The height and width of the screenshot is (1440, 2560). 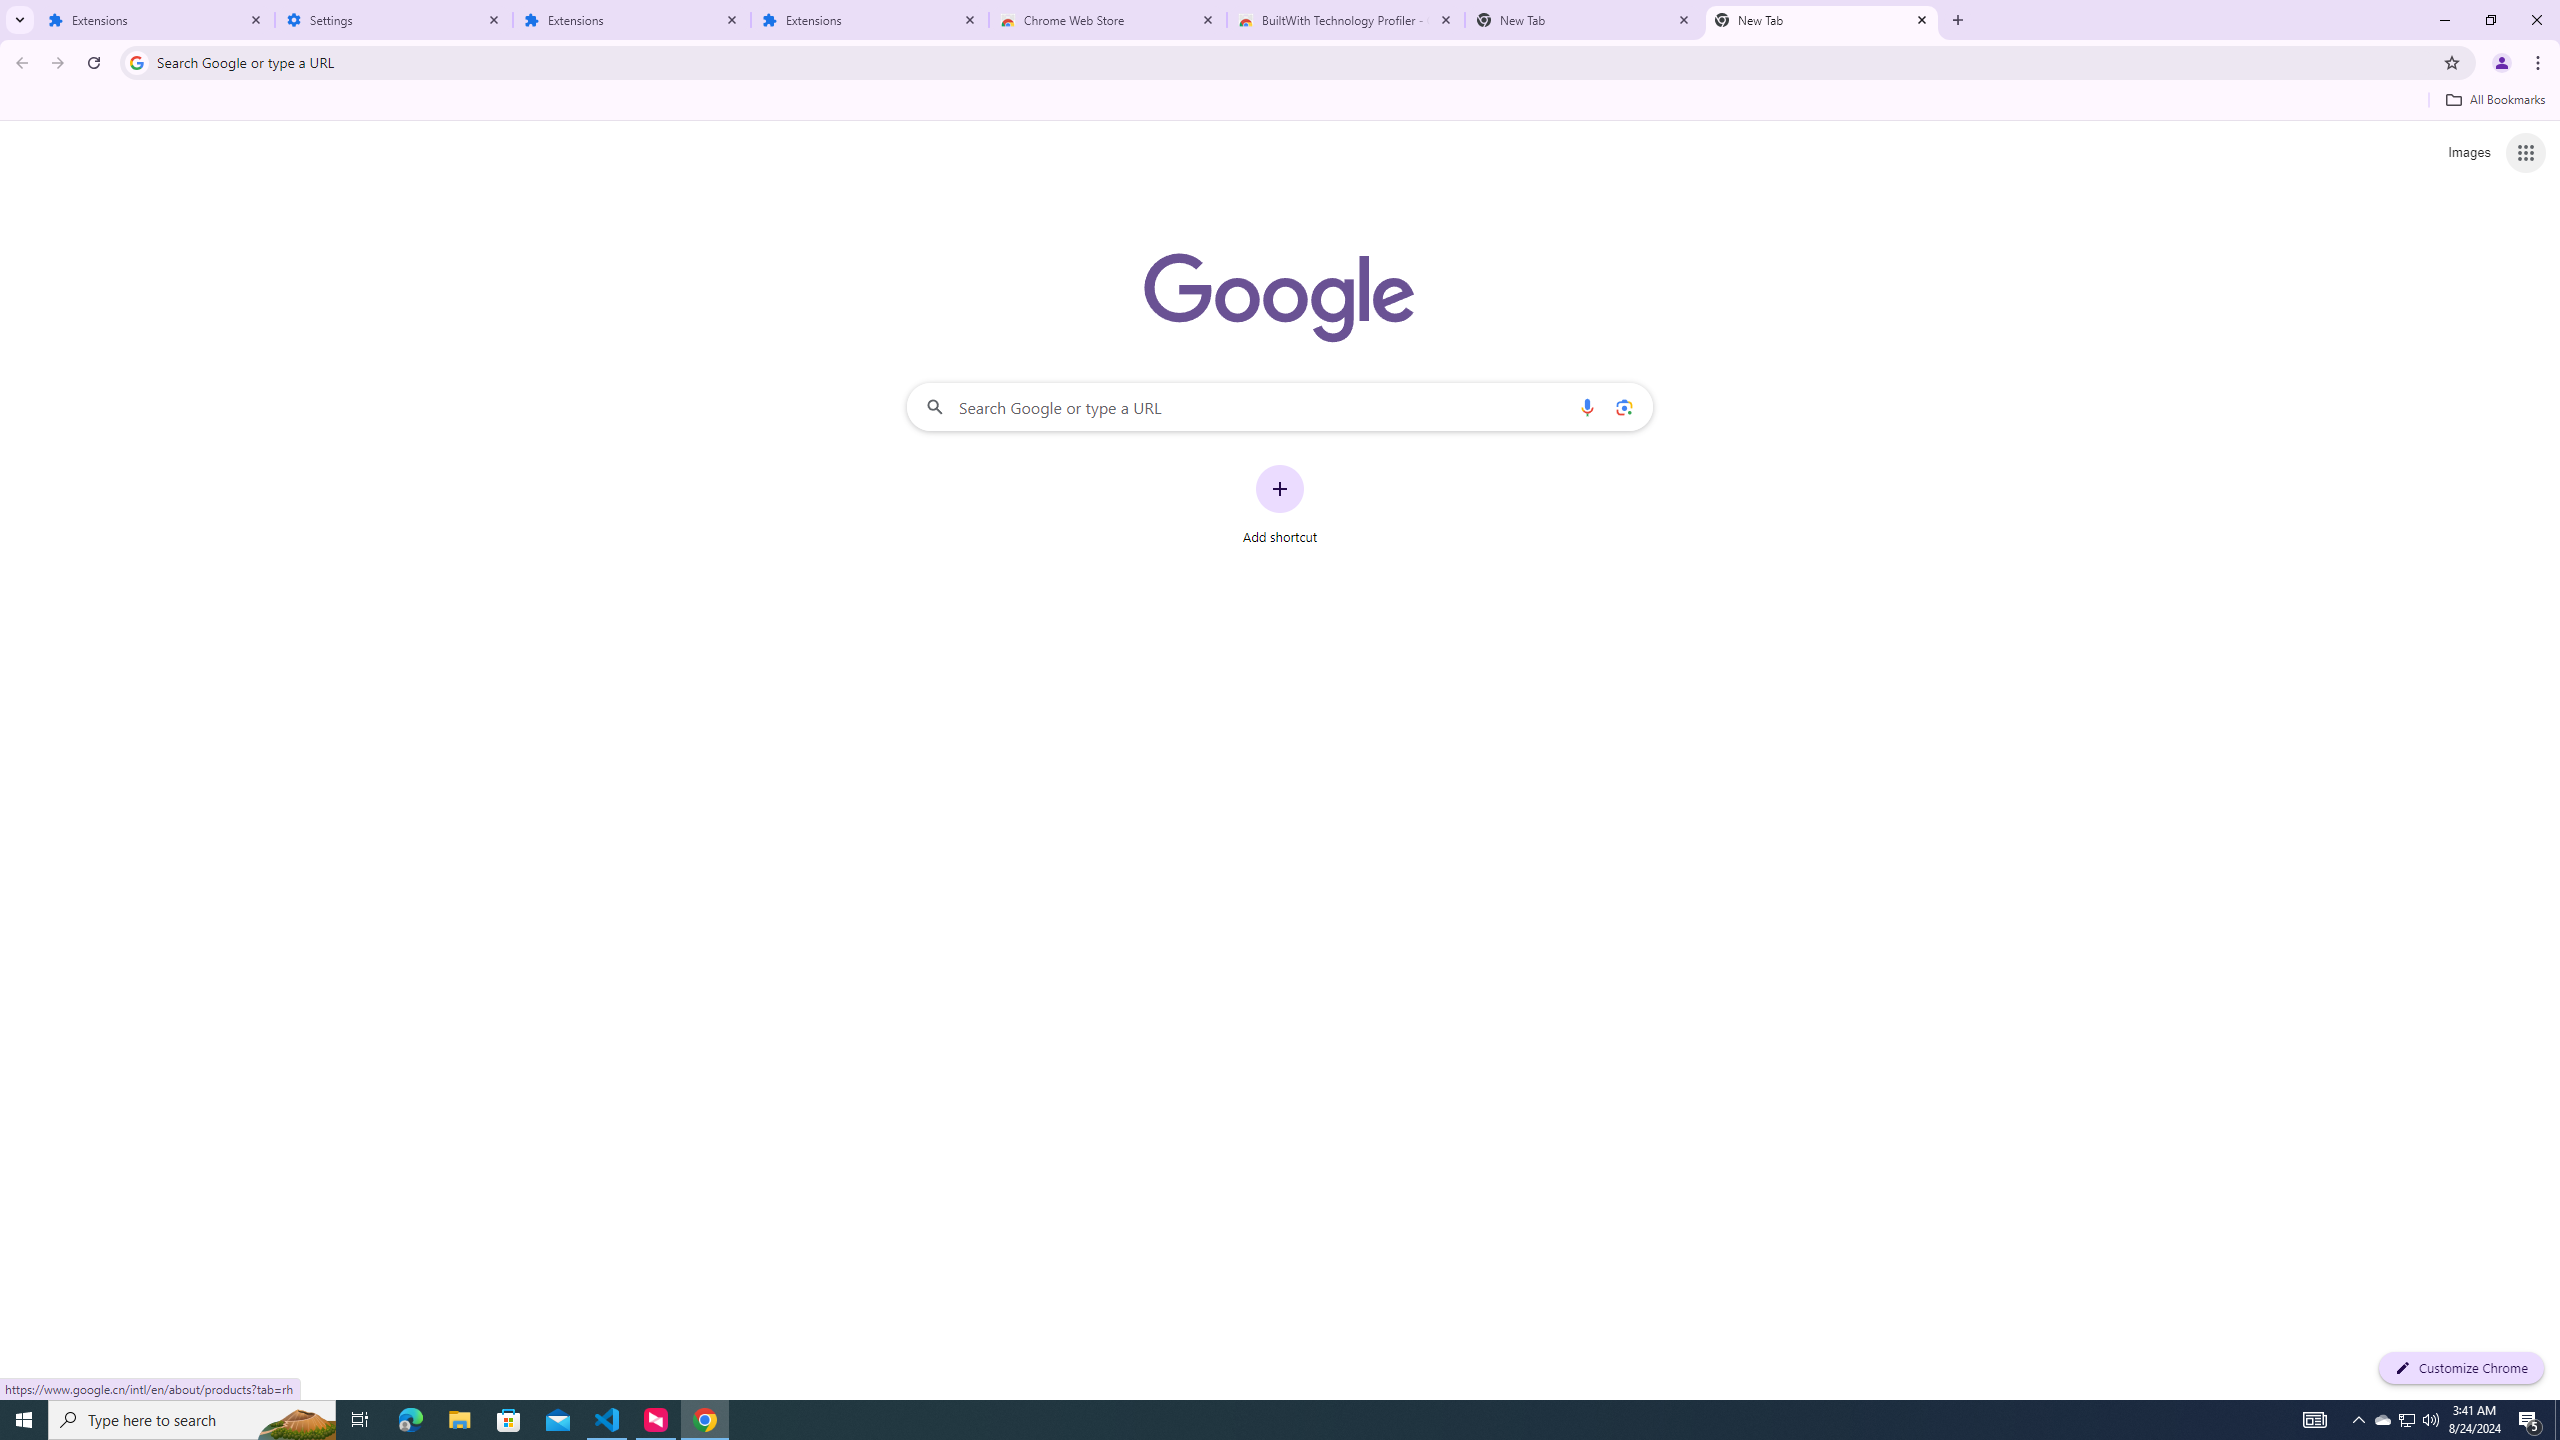 I want to click on 'Search for Images ', so click(x=2469, y=153).